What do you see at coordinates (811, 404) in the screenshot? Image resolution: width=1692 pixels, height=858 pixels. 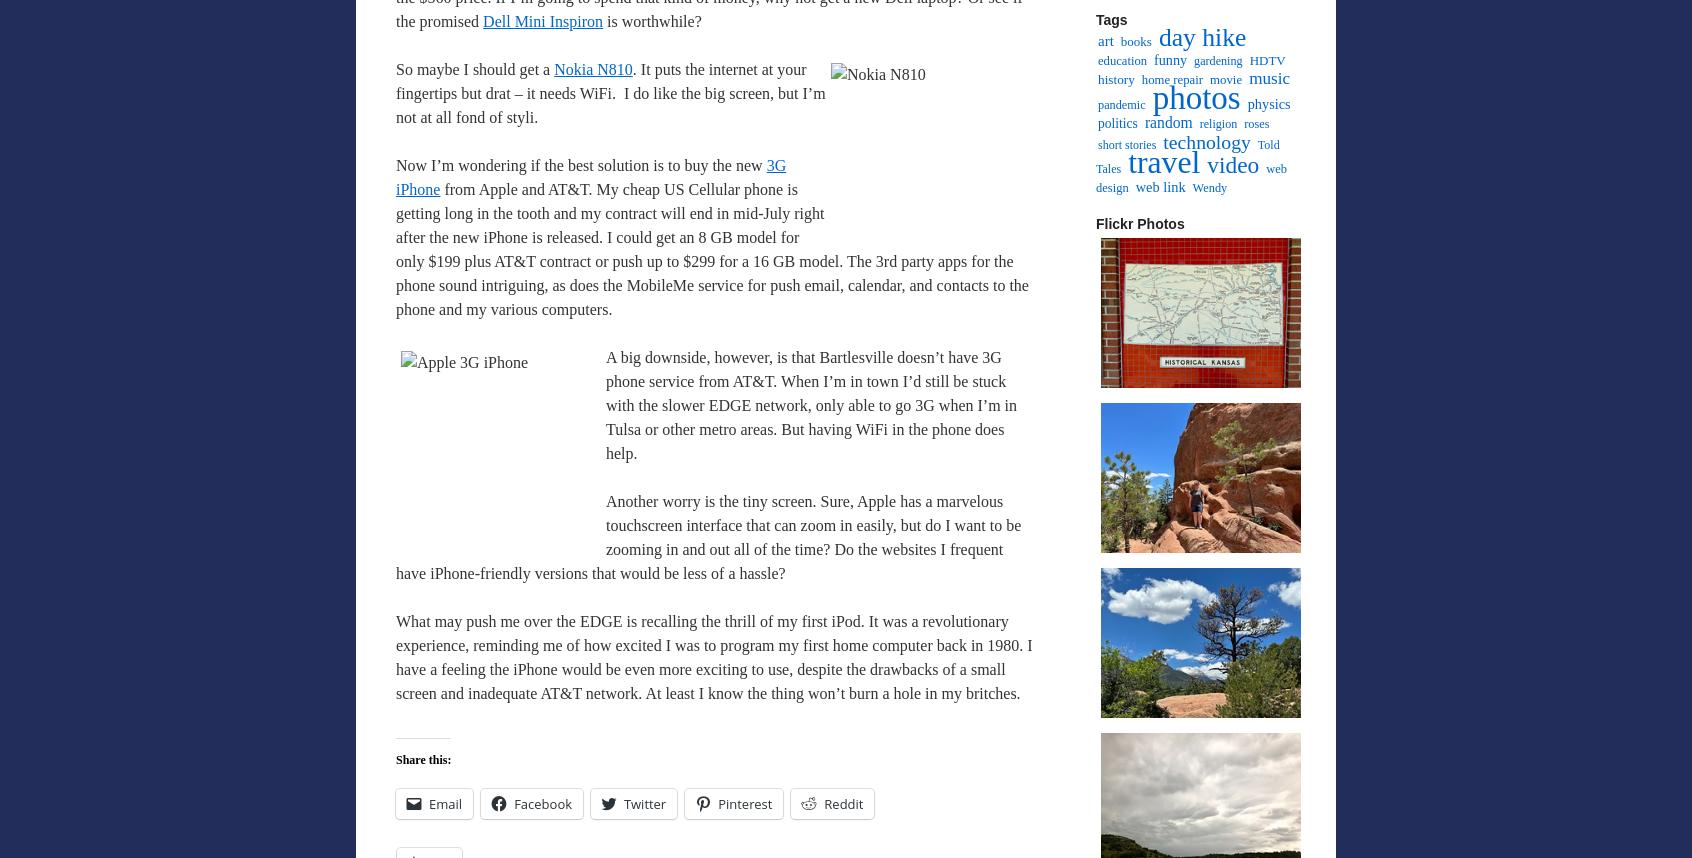 I see `'A big downside, however, is that Bartlesville doesn’t have 3G phone service from AT&T.  When I’m in town I’d still be stuck with the slower EDGE network, only able to go 3G when I’m in Tulsa or other metro areas.  But having WiFi in the phone does help.'` at bounding box center [811, 404].